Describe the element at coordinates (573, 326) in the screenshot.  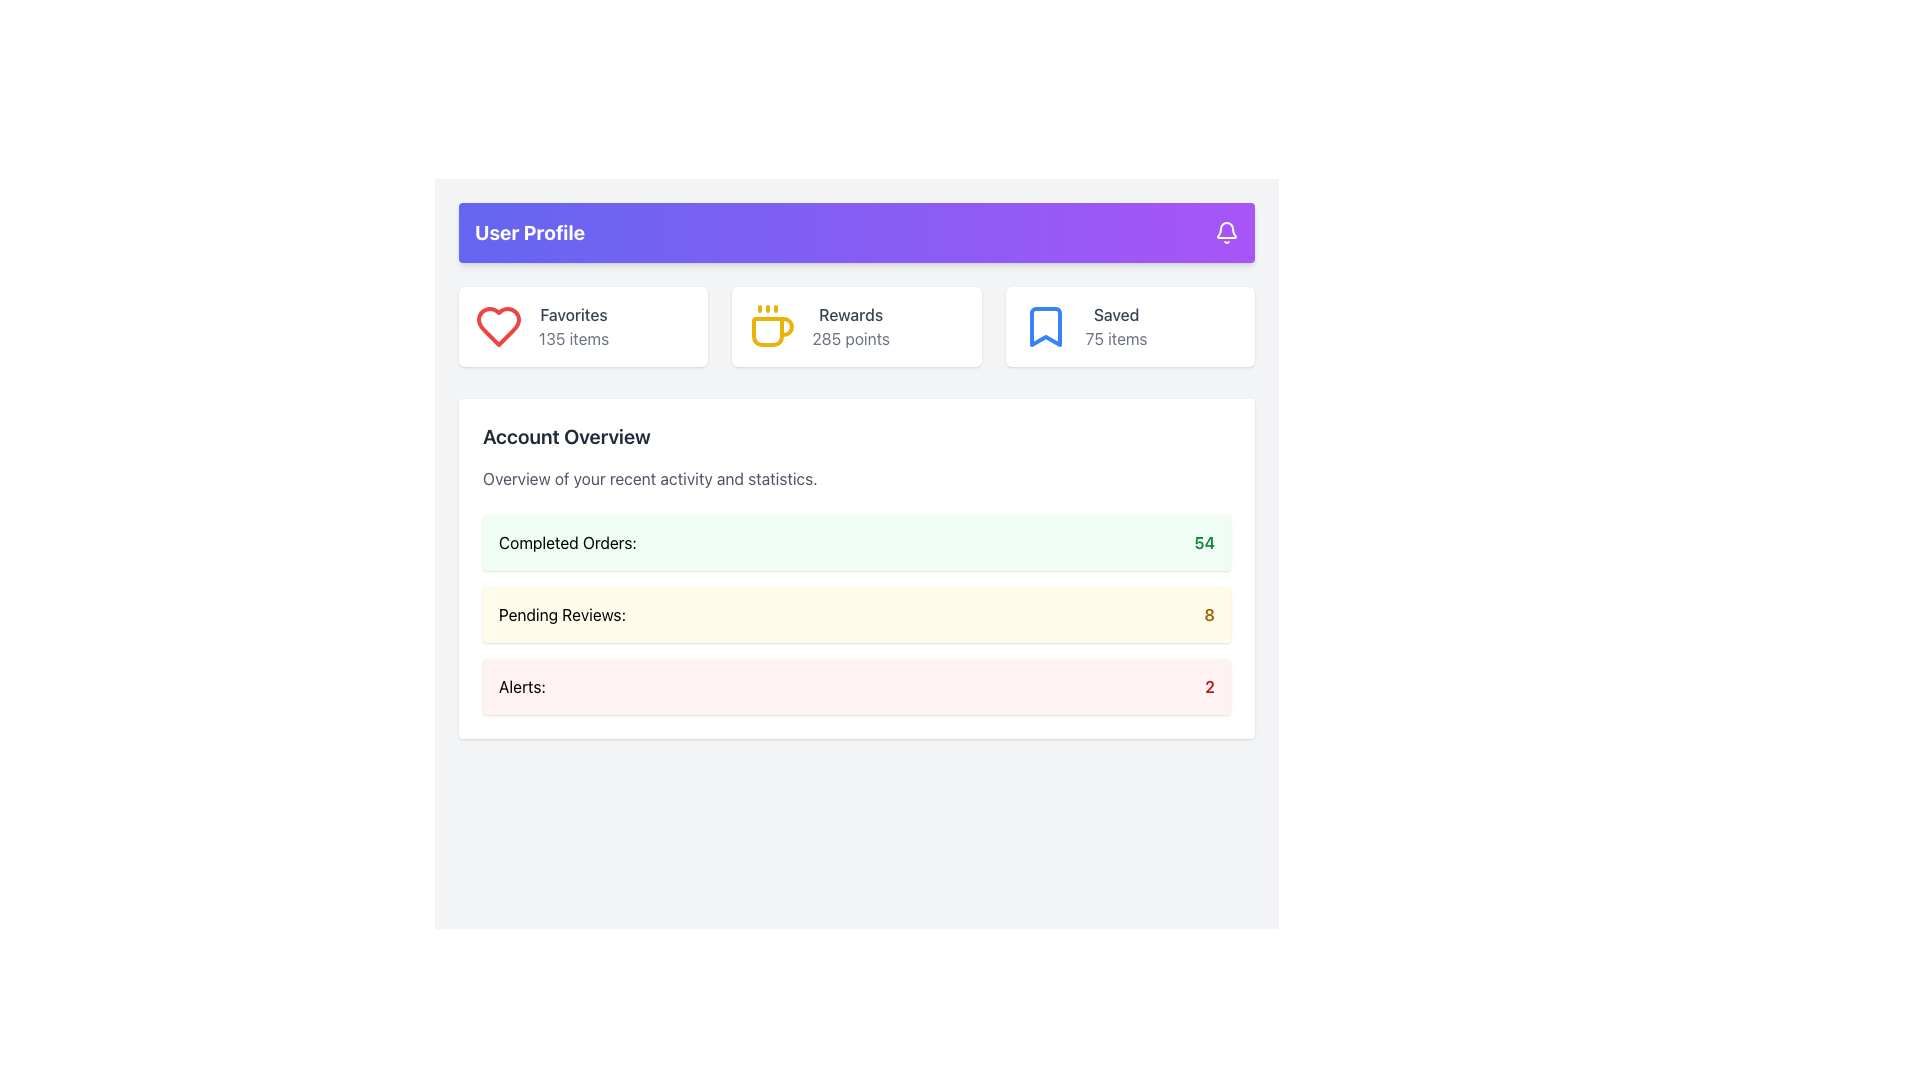
I see `the Text display component that shows the number of items marked as 'Favorites', located in the second box from the left beneath the 'User Profile' banner, to the right of a red heart icon` at that location.